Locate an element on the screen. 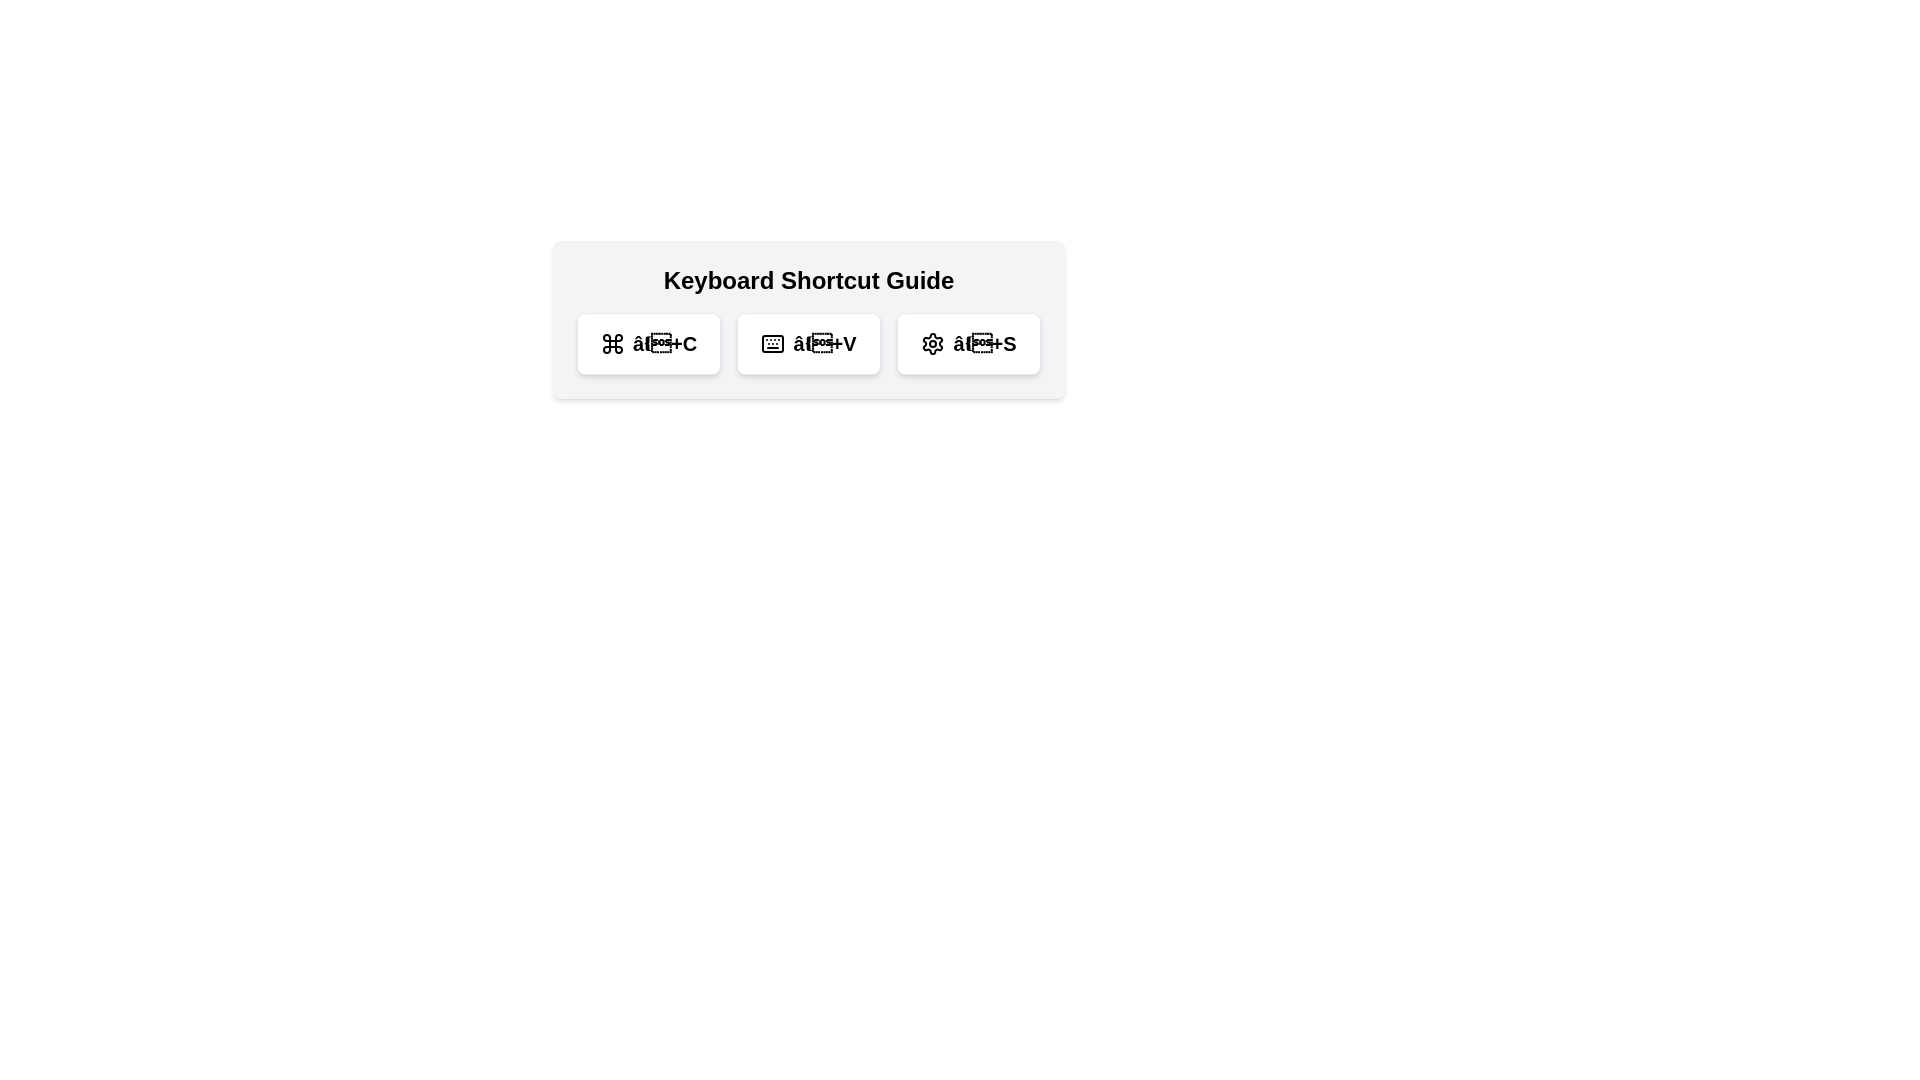  the text label displaying '⌘+V', which is the third element in a group of keyboard shortcut representations, located under the 'Keyboard Shortcut Guide' is located at coordinates (825, 342).